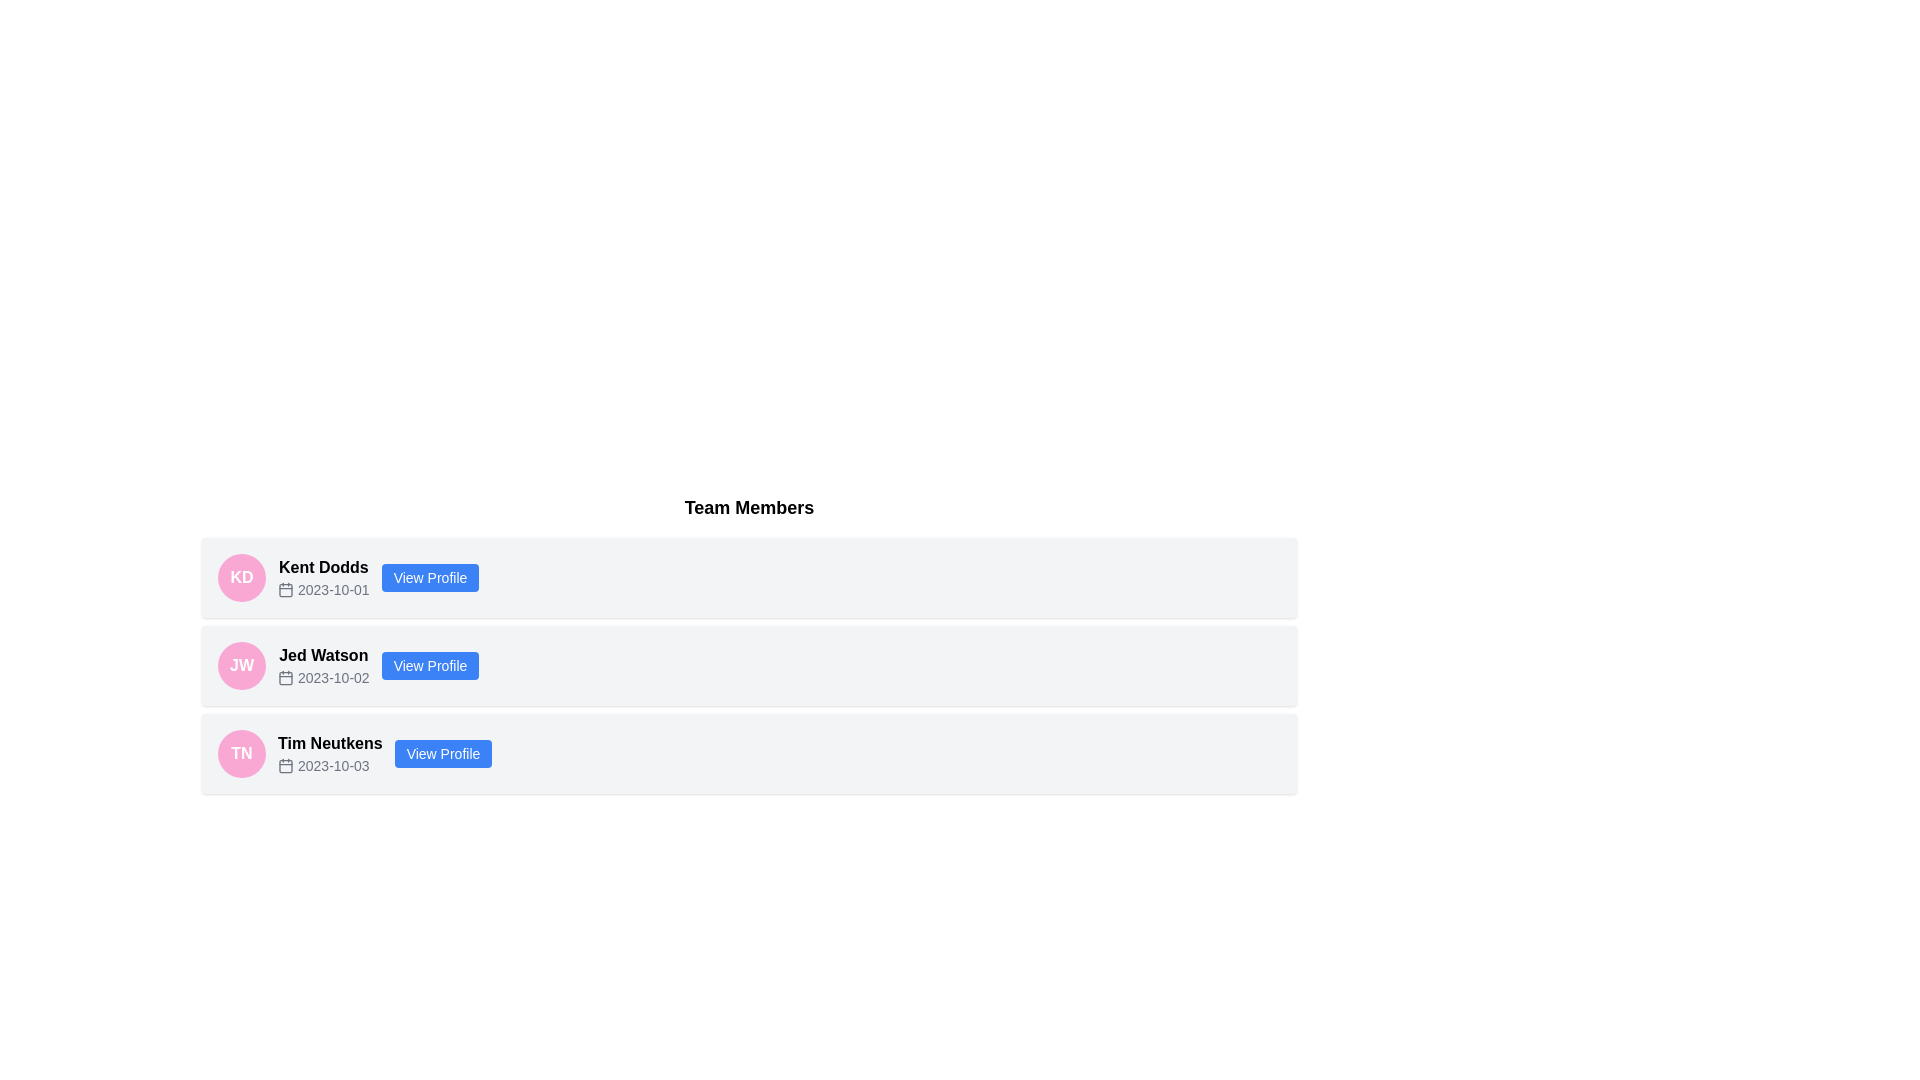 This screenshot has height=1080, width=1920. I want to click on the small calendar icon located to the left of the date '2023-10-02' in the second row of the member list, so click(285, 677).